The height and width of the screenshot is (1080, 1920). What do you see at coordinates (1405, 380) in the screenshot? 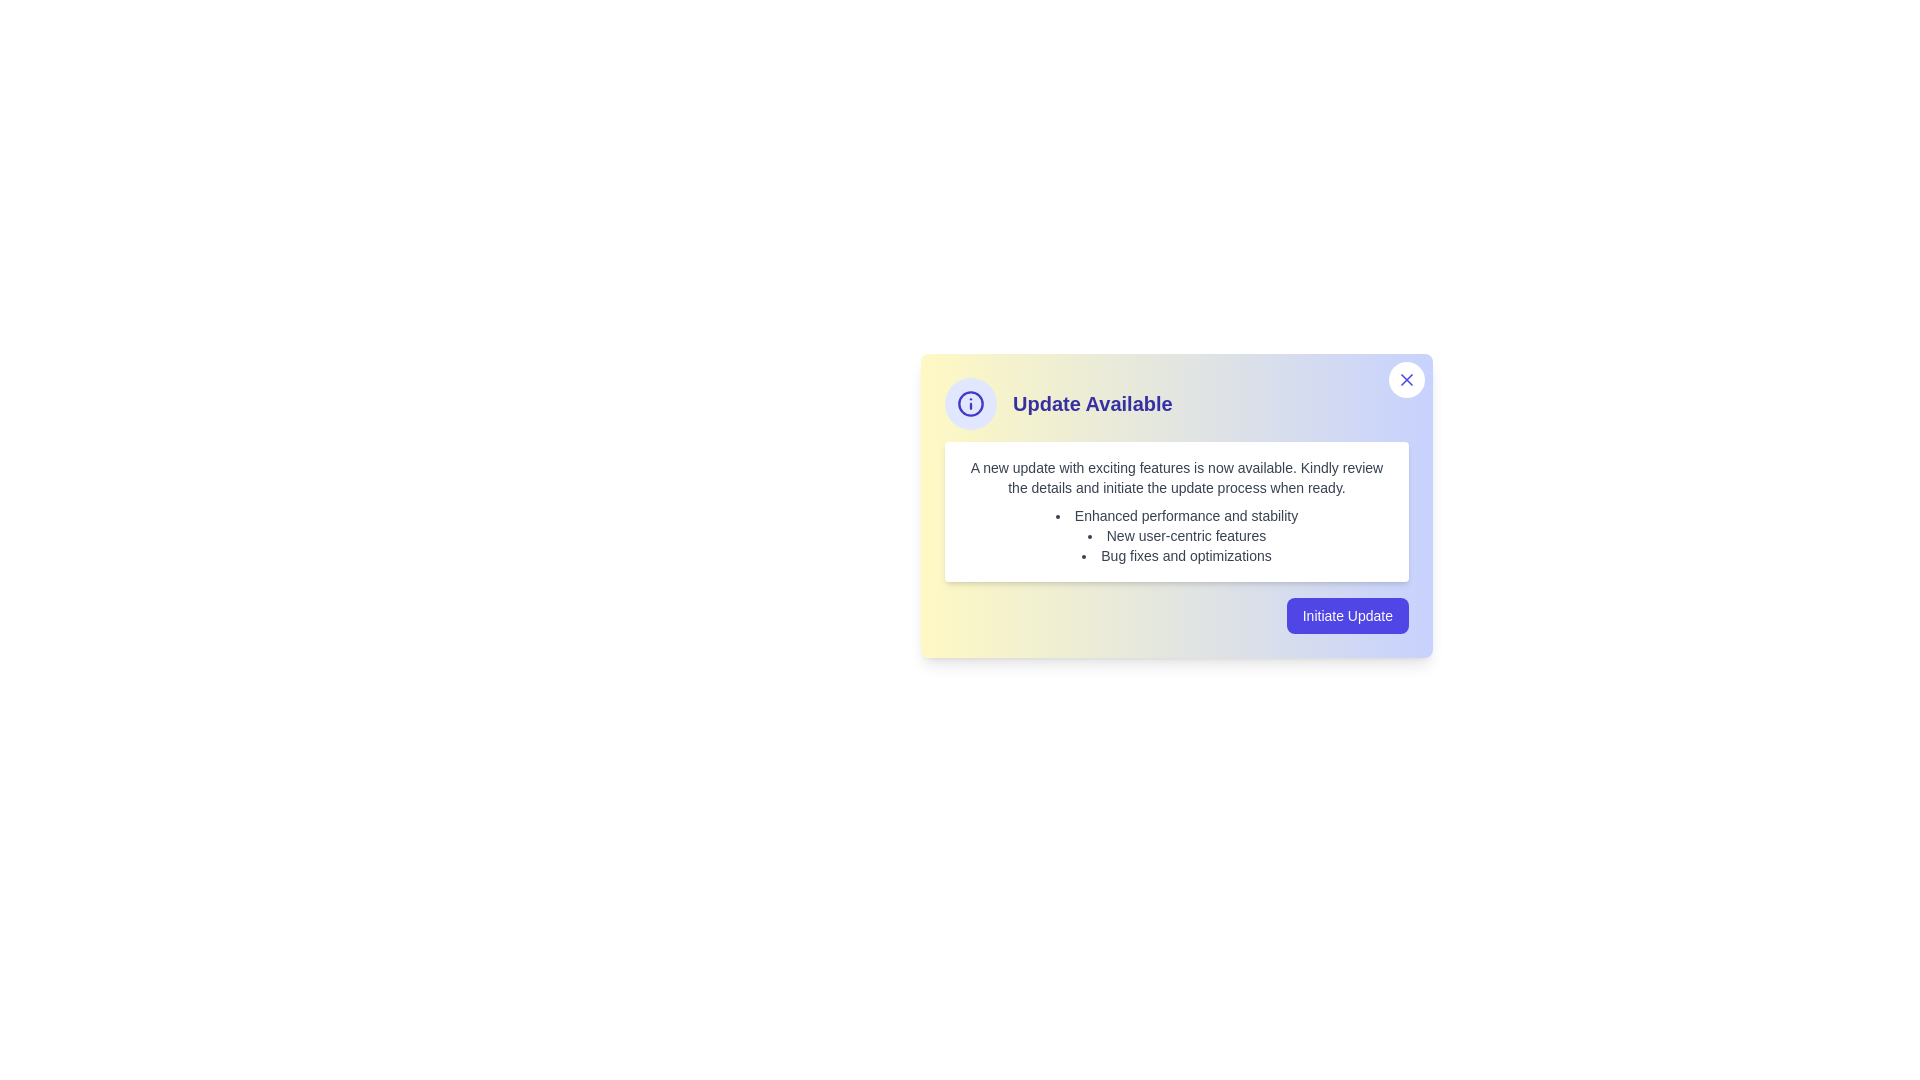
I see `close button at the top-right corner of the alert` at bounding box center [1405, 380].